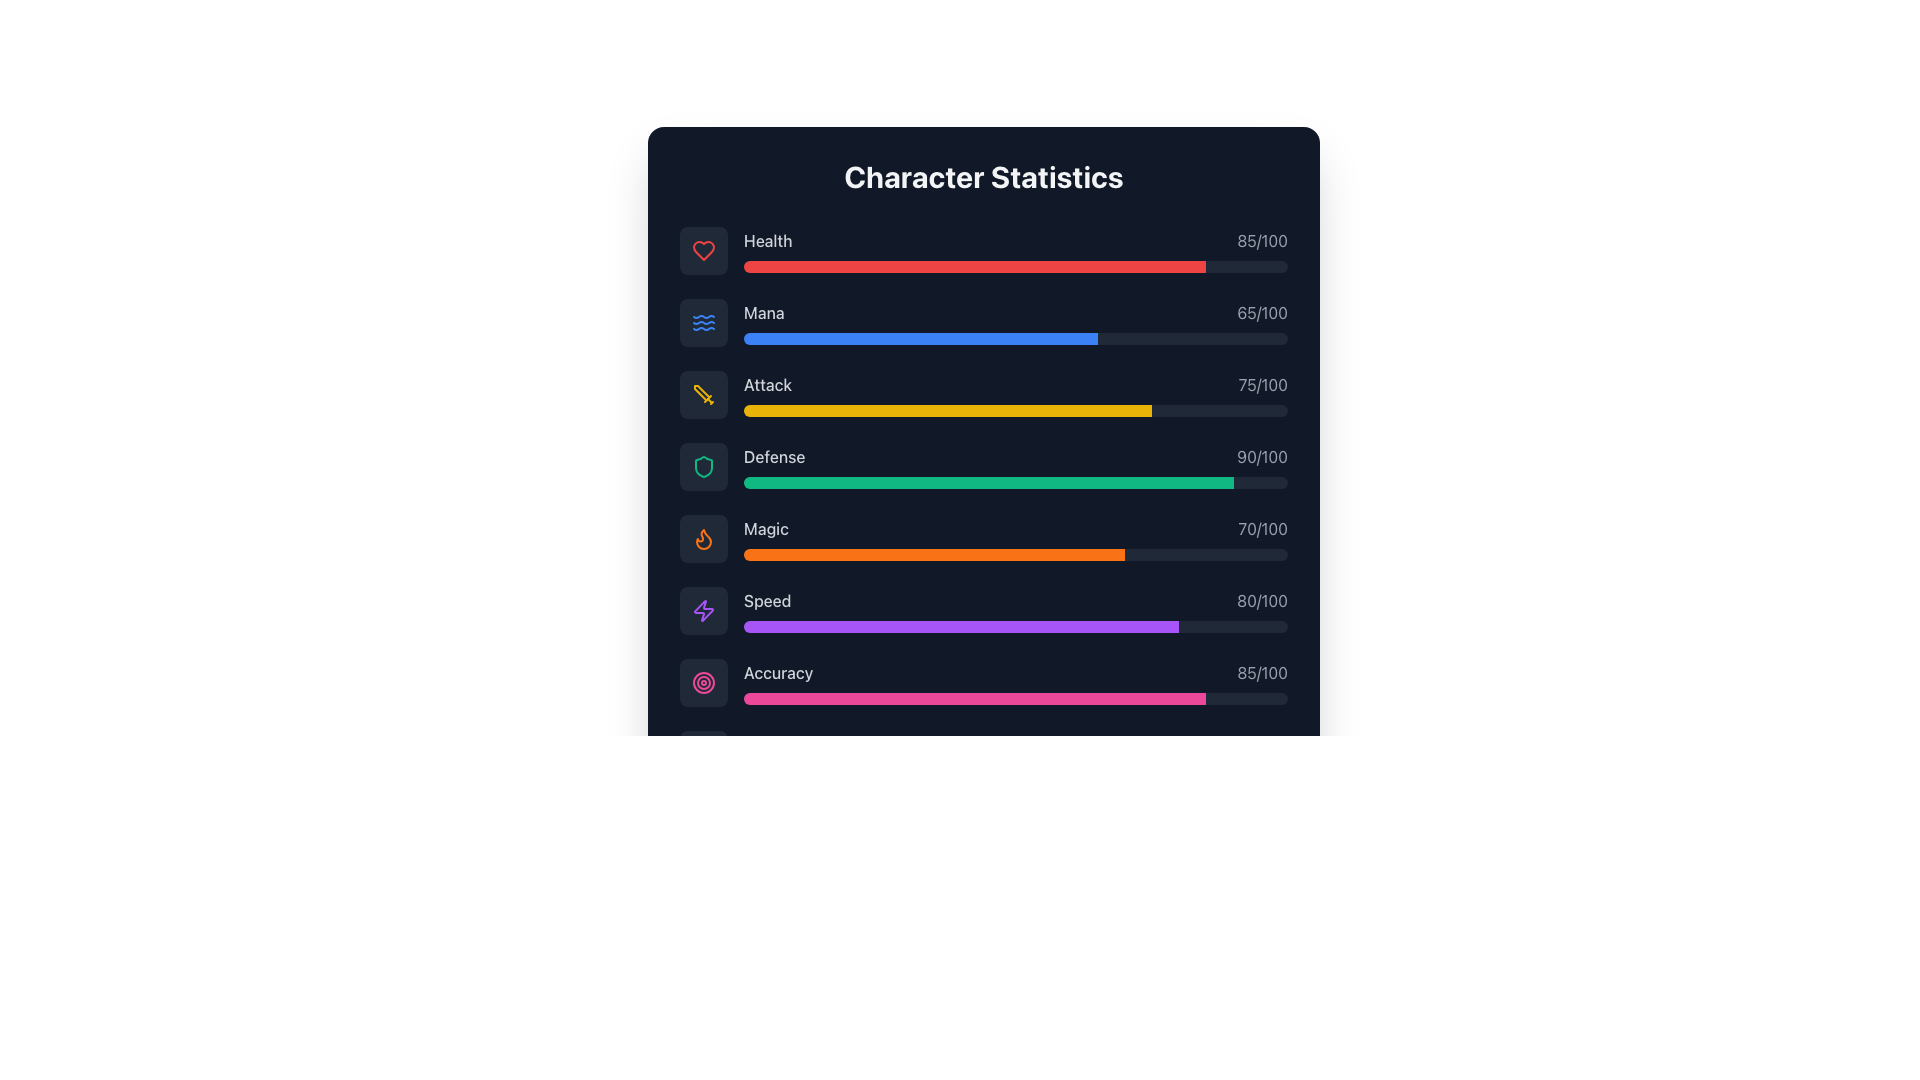 The image size is (1920, 1080). I want to click on the heart-shaped icon styled in red lines on a dark background, which represents the 'Health' statistic in the first row of icons in the left column, so click(704, 249).